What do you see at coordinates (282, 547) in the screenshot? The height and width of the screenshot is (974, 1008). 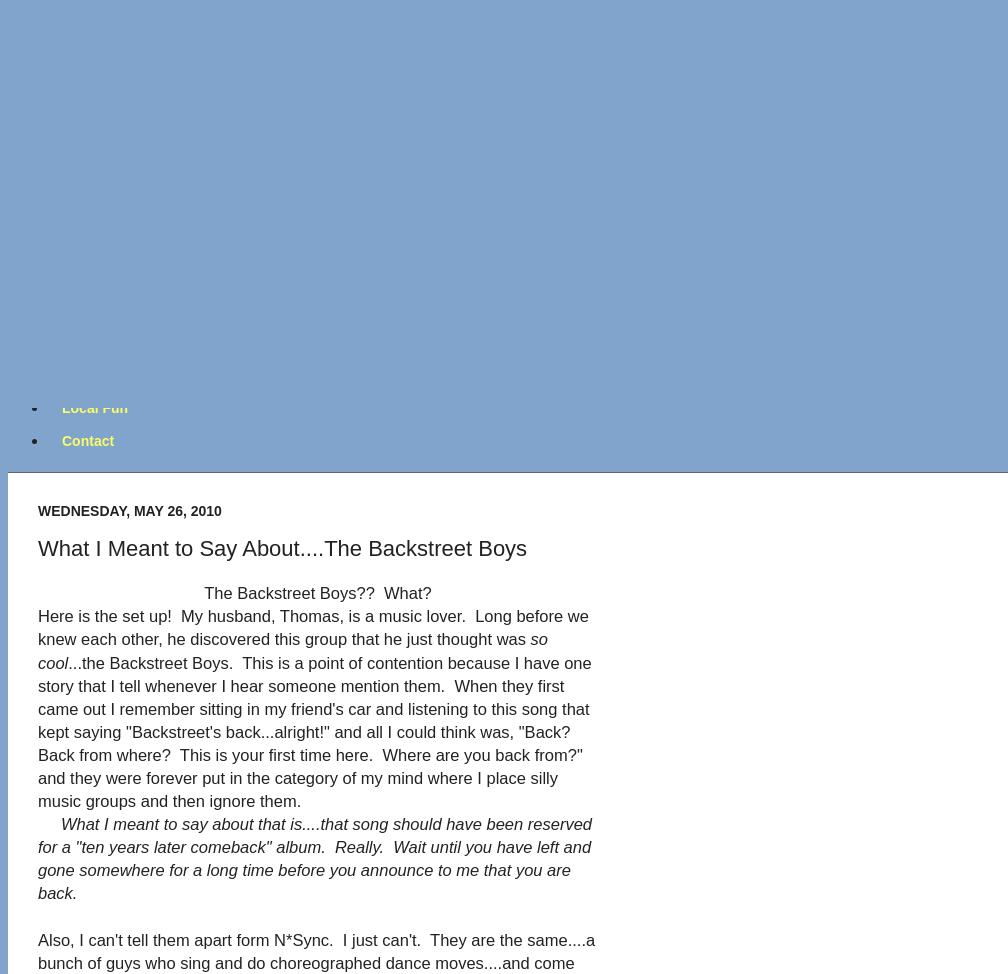 I see `'What I Meant to Say About....The Backstreet Boys'` at bounding box center [282, 547].